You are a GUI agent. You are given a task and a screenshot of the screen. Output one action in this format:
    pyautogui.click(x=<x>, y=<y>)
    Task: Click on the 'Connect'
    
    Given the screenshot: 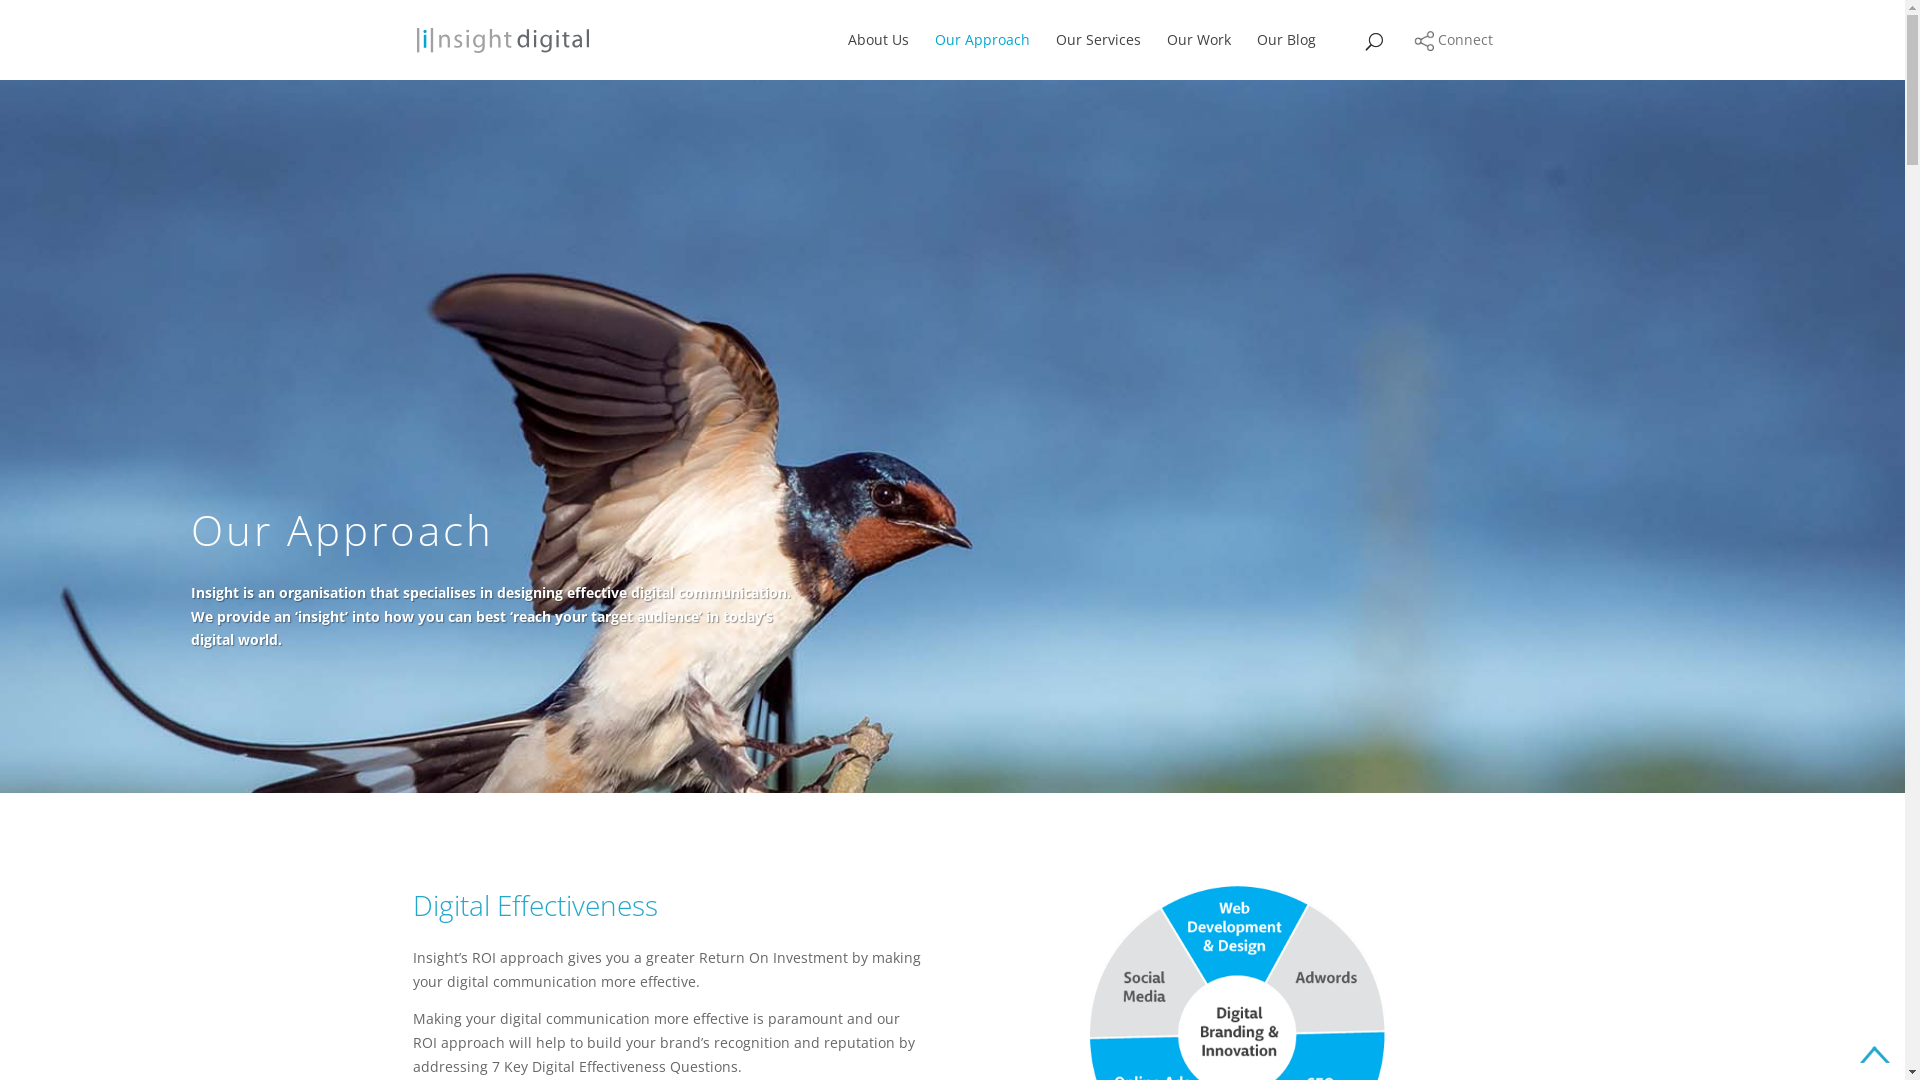 What is the action you would take?
    pyautogui.click(x=1413, y=39)
    